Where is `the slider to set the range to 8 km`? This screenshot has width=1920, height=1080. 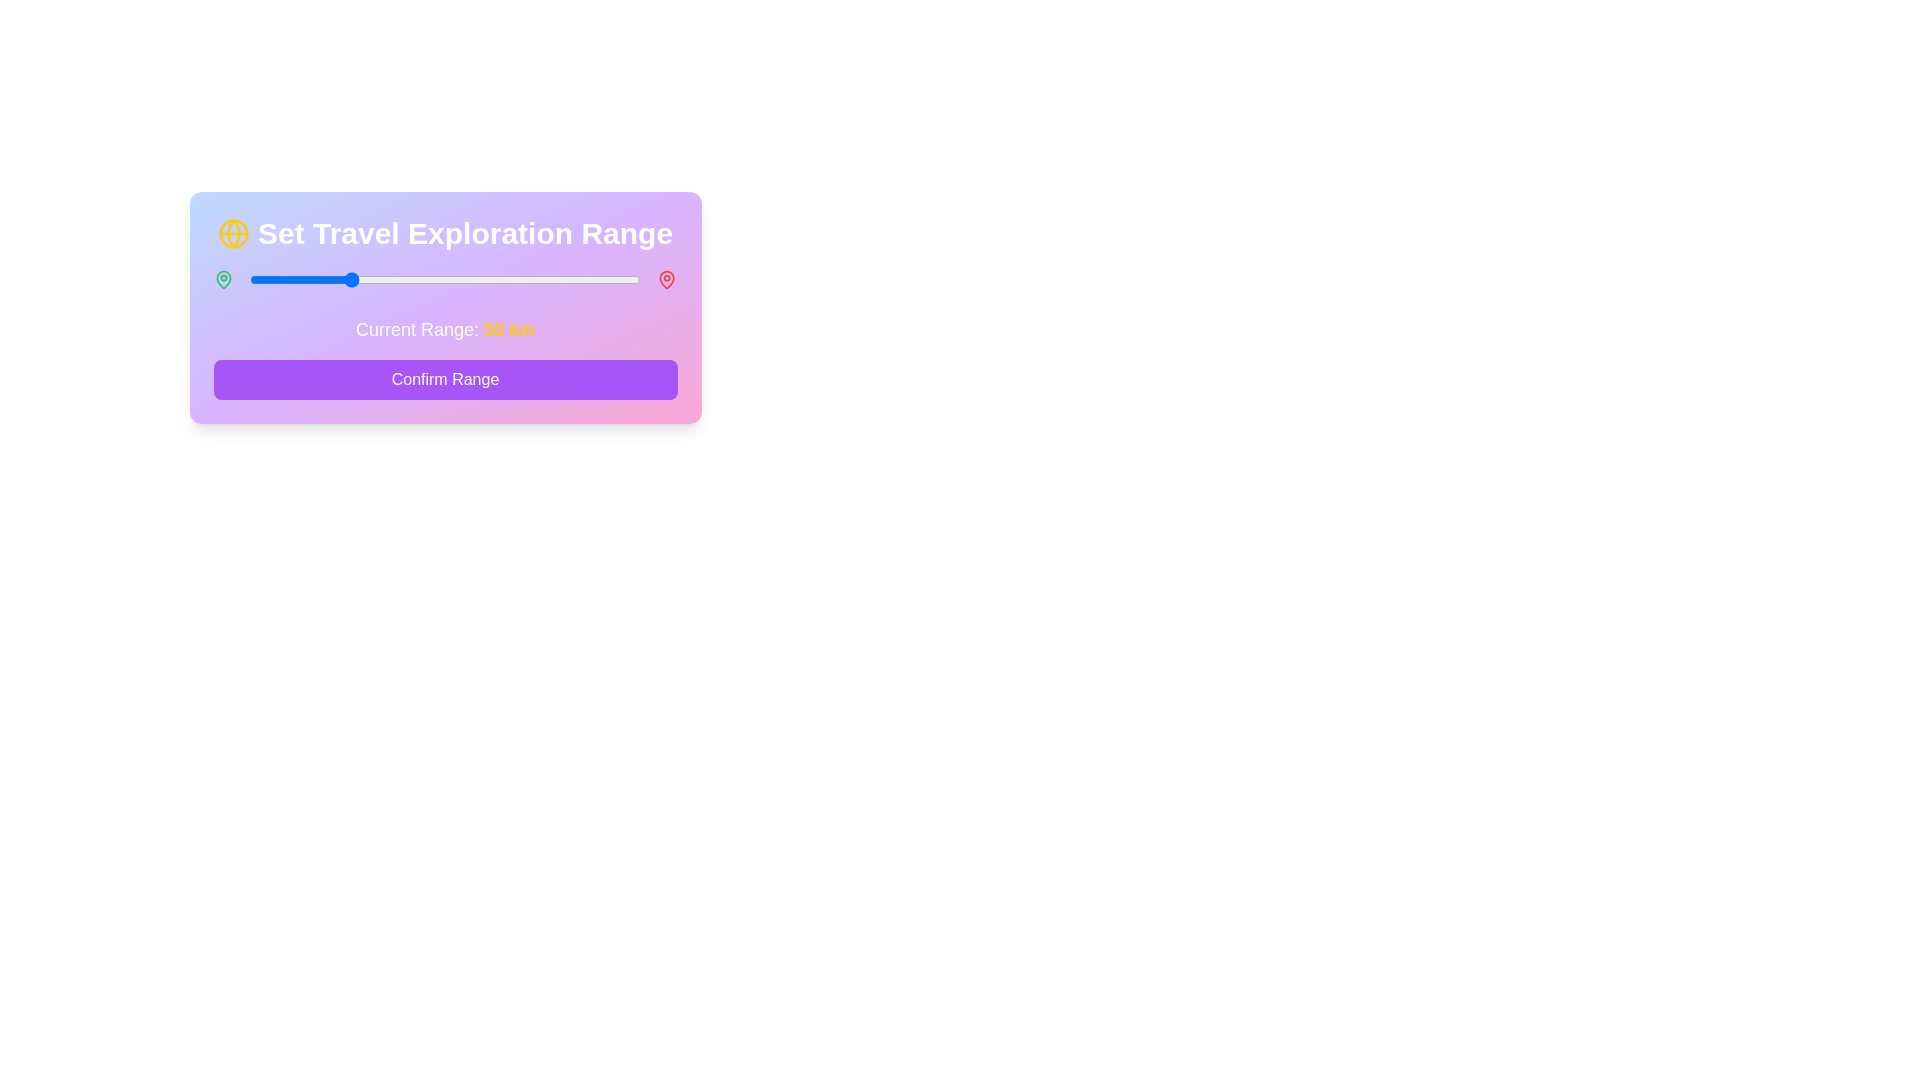 the slider to set the range to 8 km is located at coordinates (264, 280).